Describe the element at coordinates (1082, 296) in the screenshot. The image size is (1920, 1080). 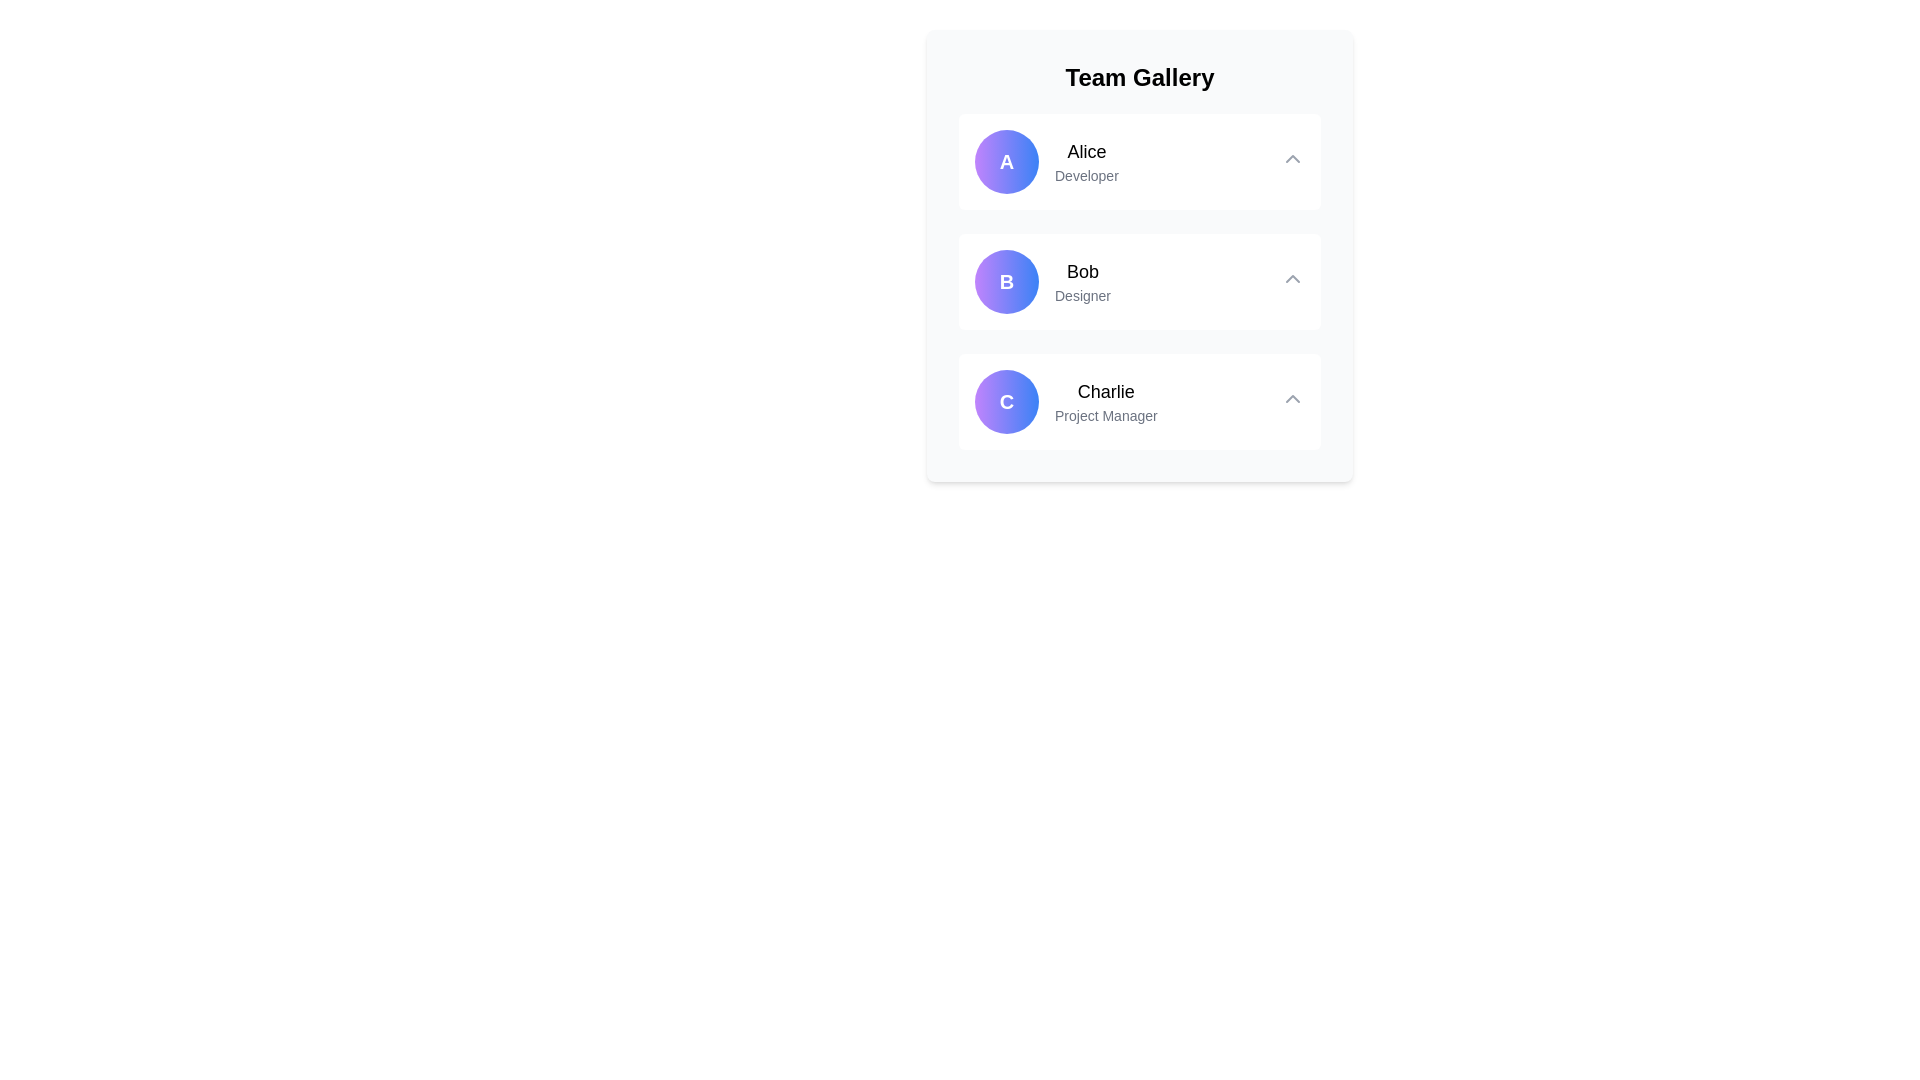
I see `the text label that provides additional information about the individual named 'Bob' located underneath the 'Bob' title in the second card of the 'Team Gallery' section` at that location.